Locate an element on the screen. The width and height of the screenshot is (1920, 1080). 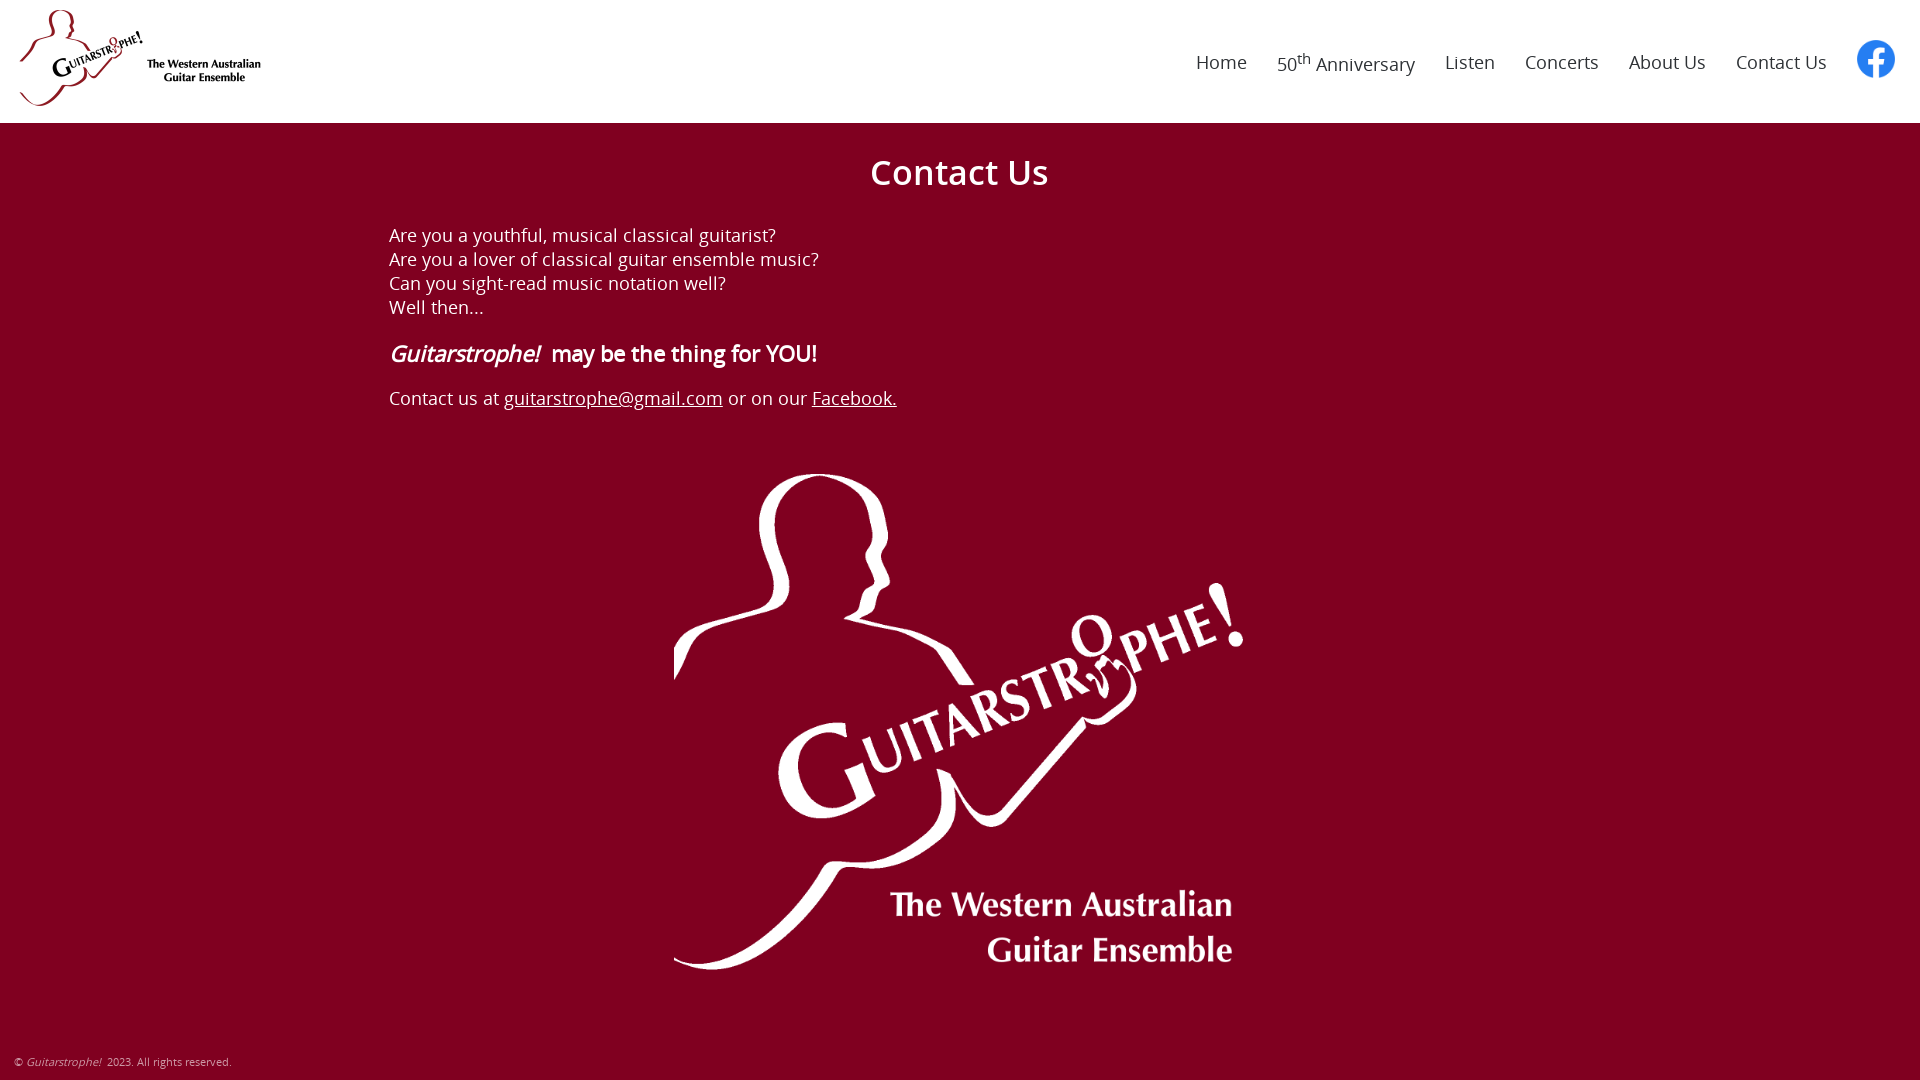
'Facebook.' is located at coordinates (854, 397).